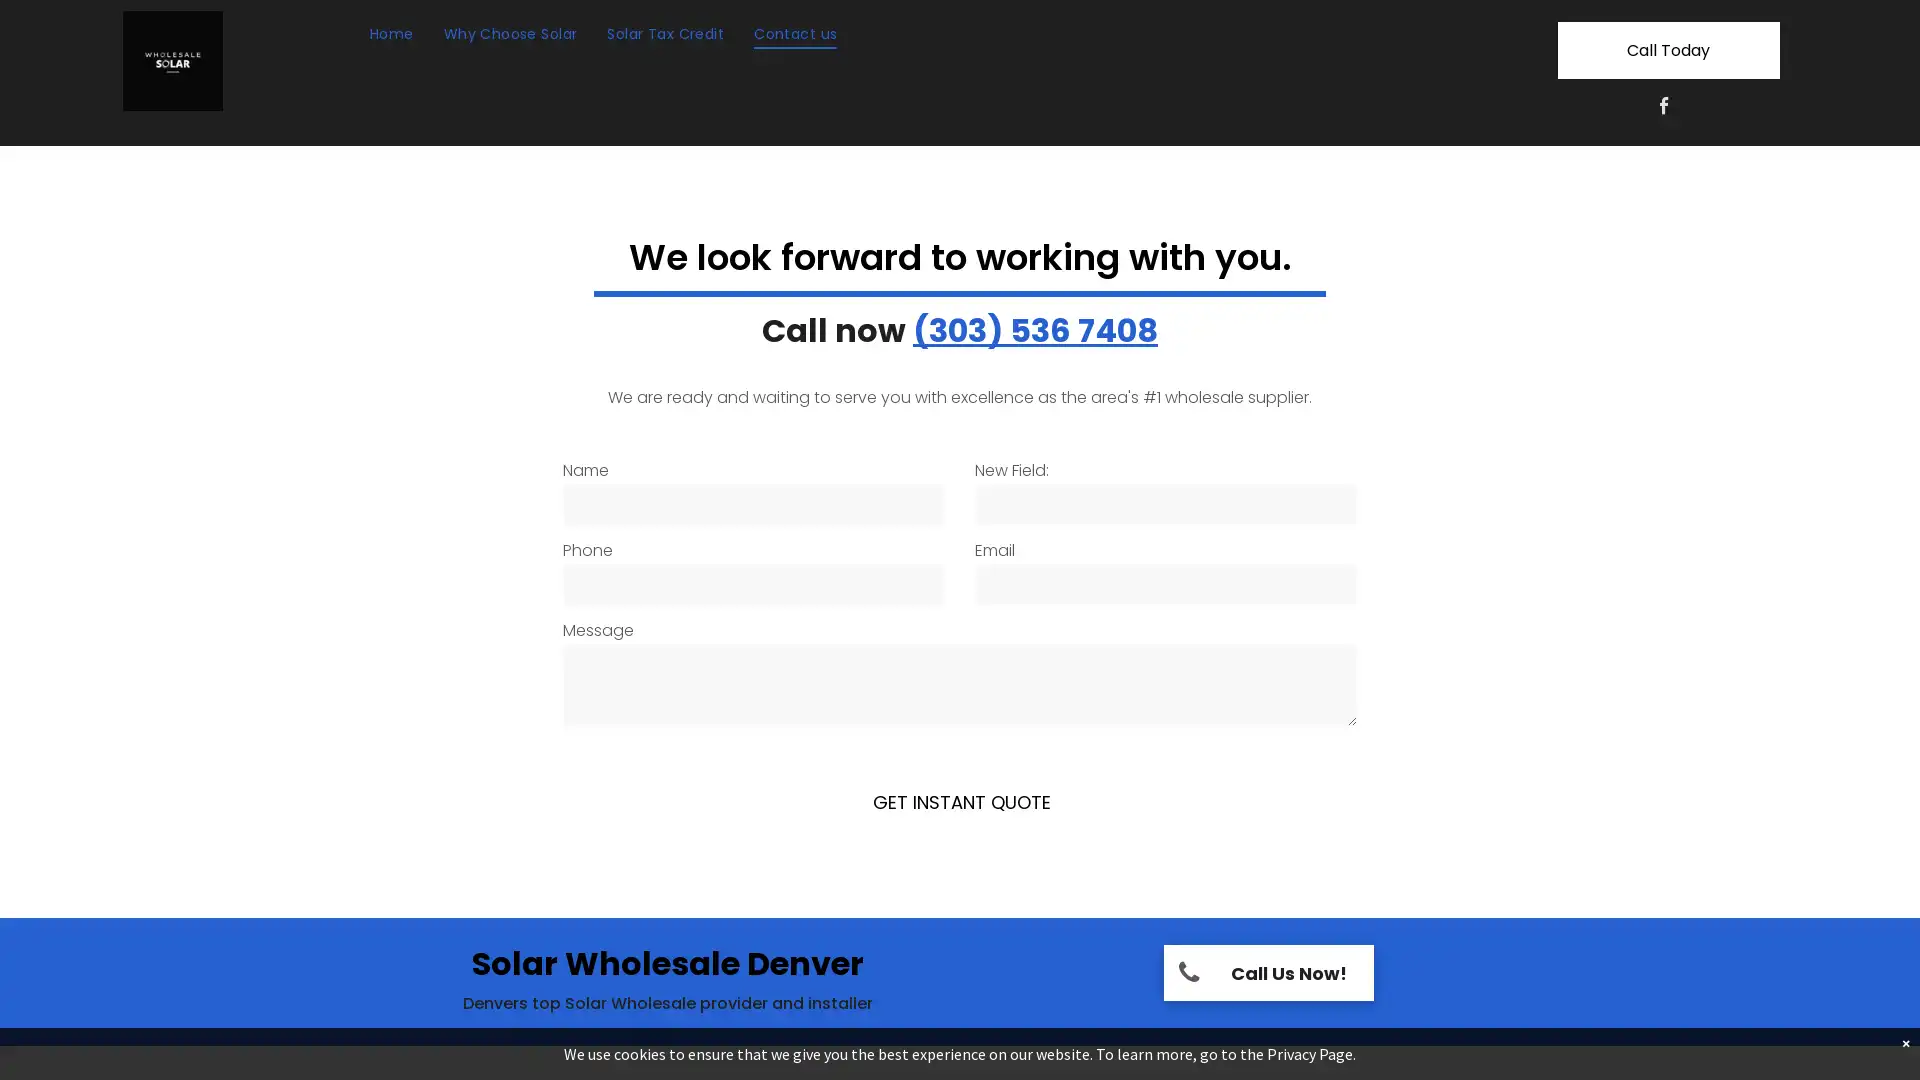 The width and height of the screenshot is (1920, 1080). Describe the element at coordinates (961, 801) in the screenshot. I see `GET INSTANT QUOTE` at that location.